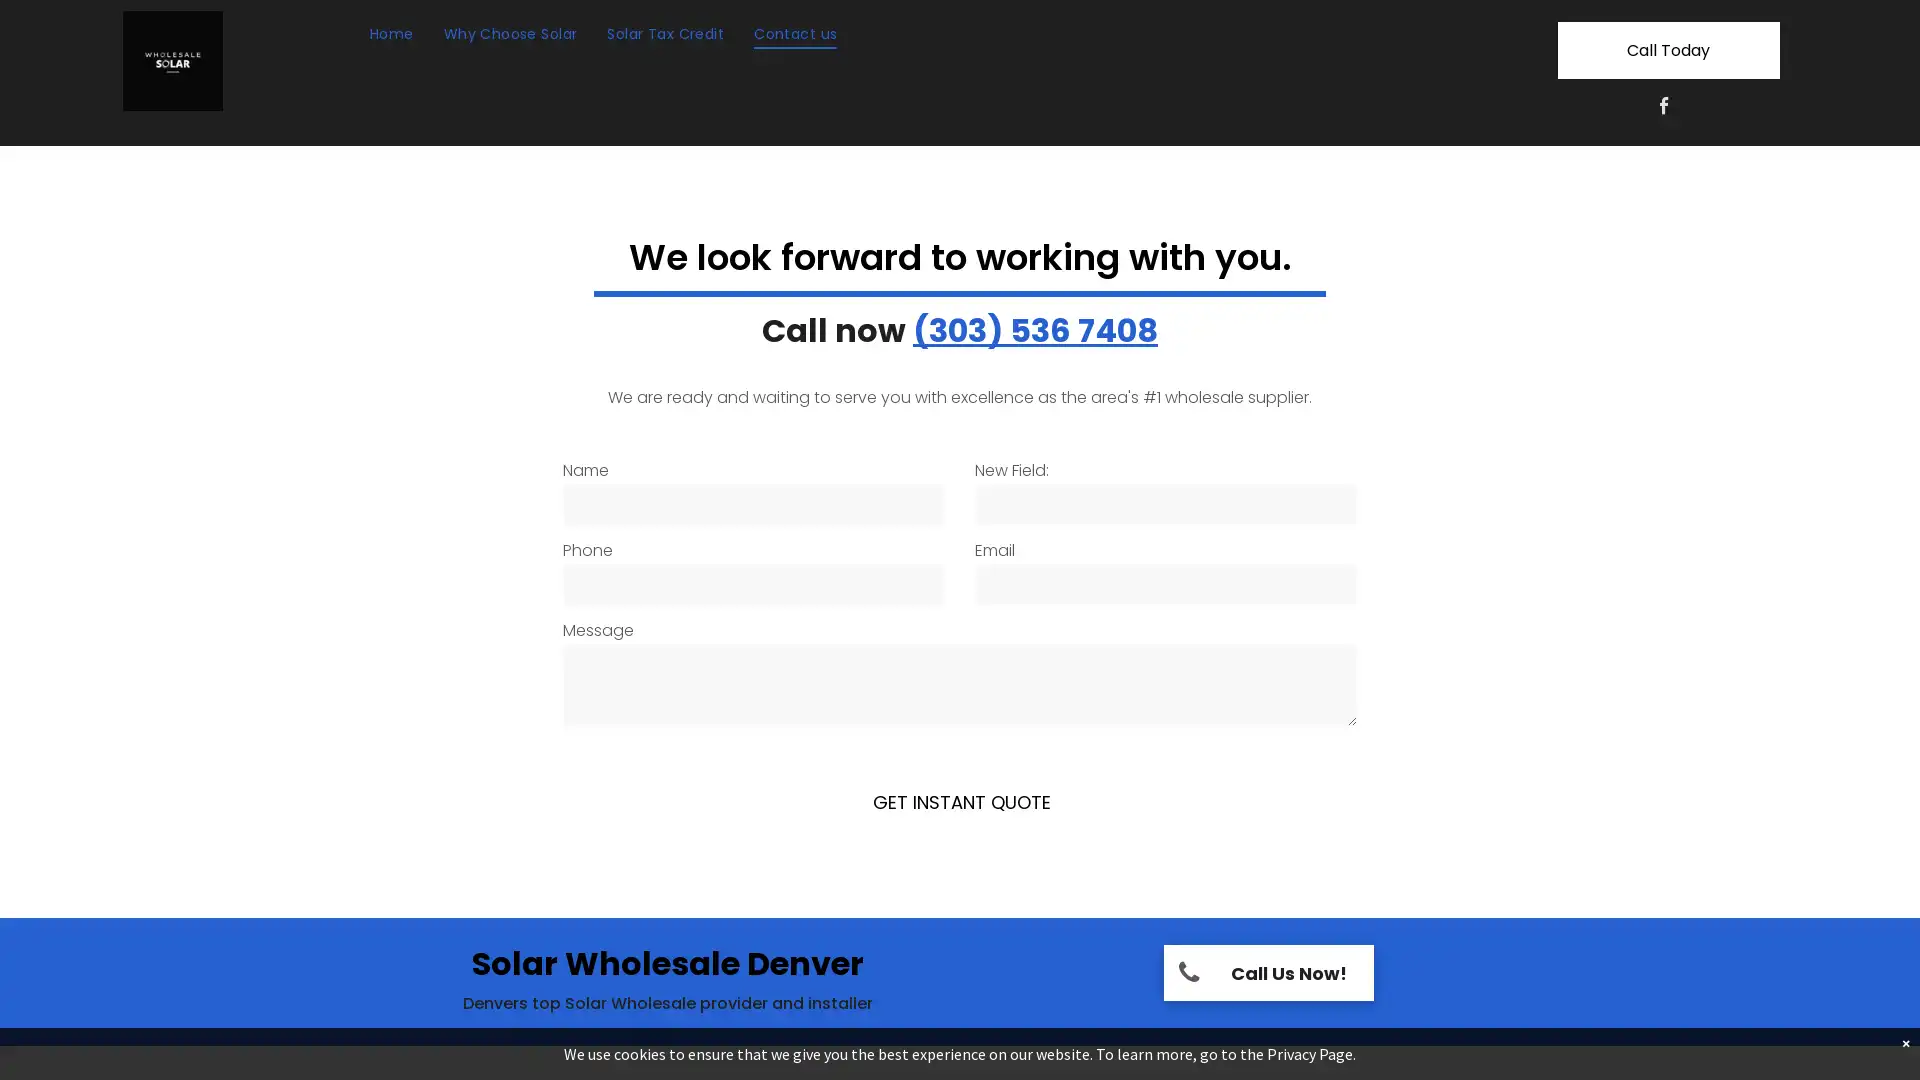 The width and height of the screenshot is (1920, 1080). Describe the element at coordinates (961, 801) in the screenshot. I see `GET INSTANT QUOTE` at that location.